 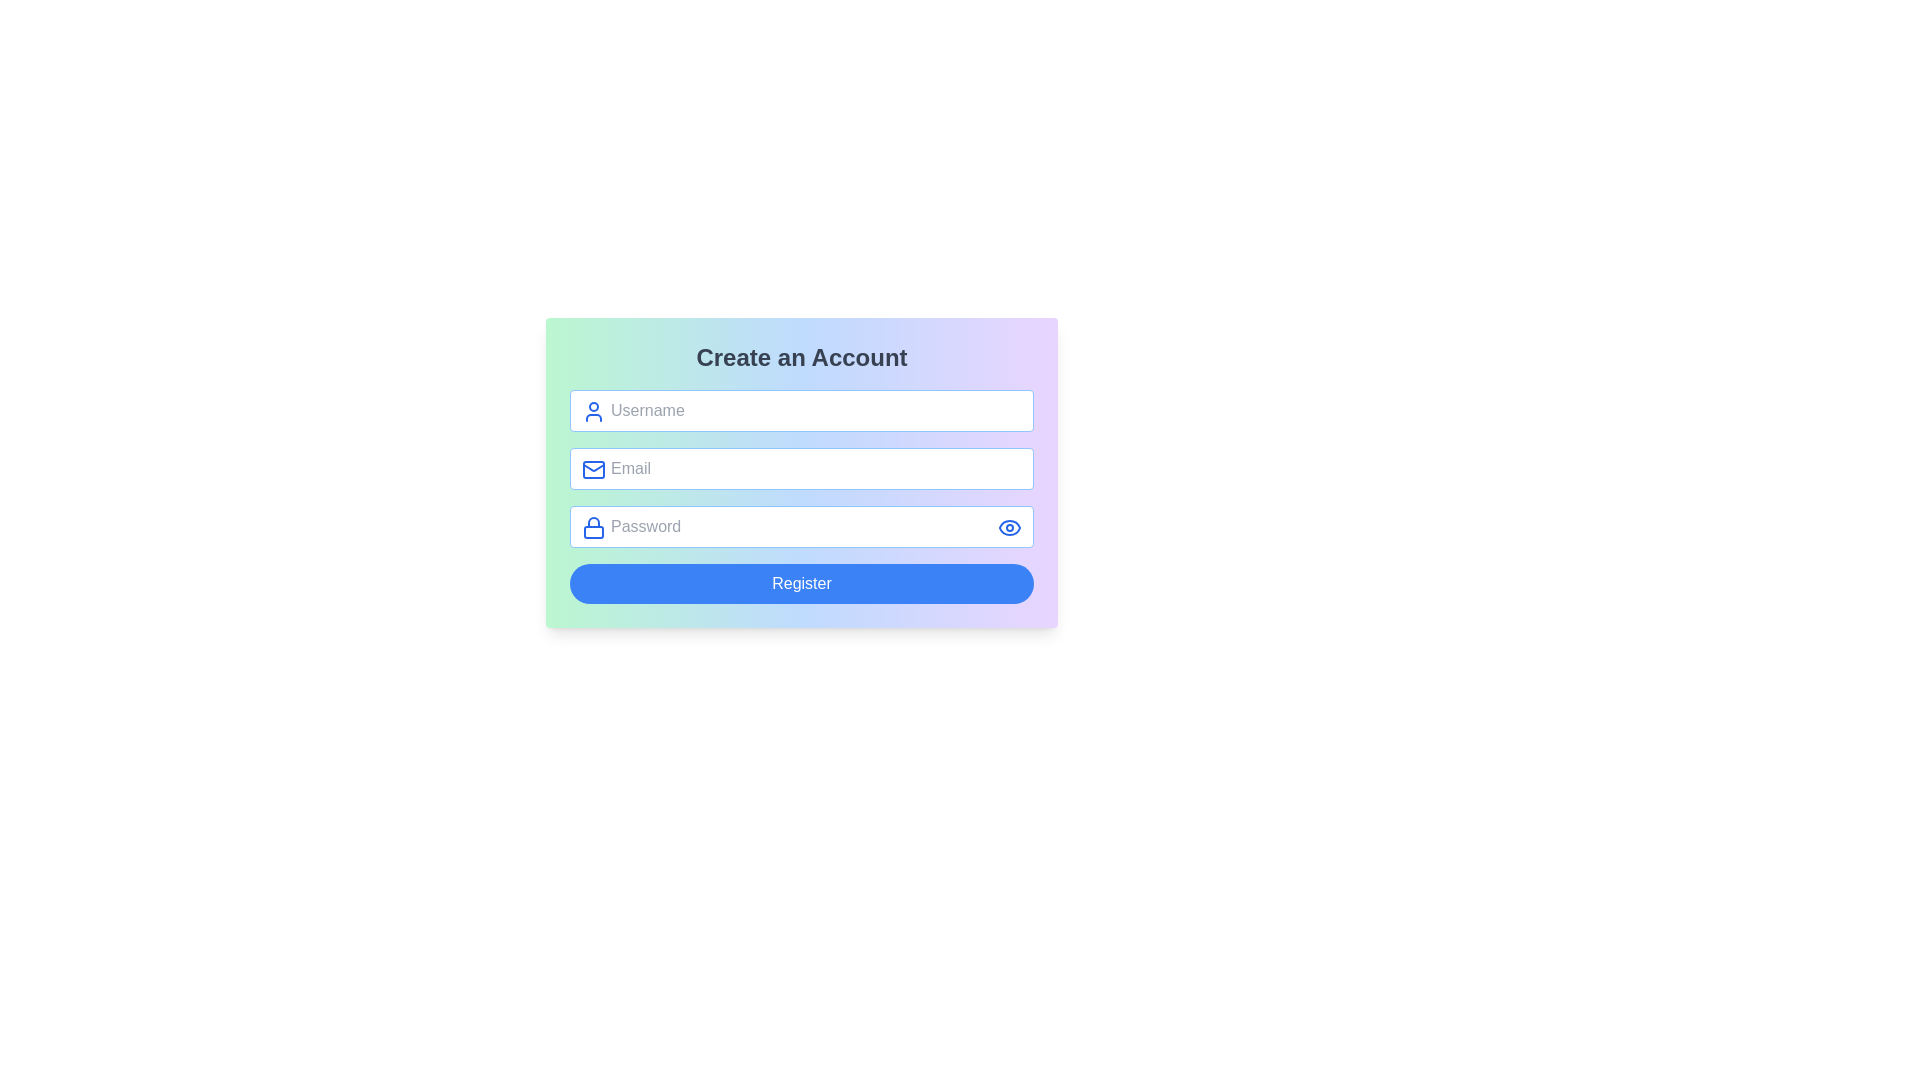 What do you see at coordinates (593, 531) in the screenshot?
I see `the SVG rectangle that visually represents the lock body of the padlock icon, which indicates security for the password input field` at bounding box center [593, 531].